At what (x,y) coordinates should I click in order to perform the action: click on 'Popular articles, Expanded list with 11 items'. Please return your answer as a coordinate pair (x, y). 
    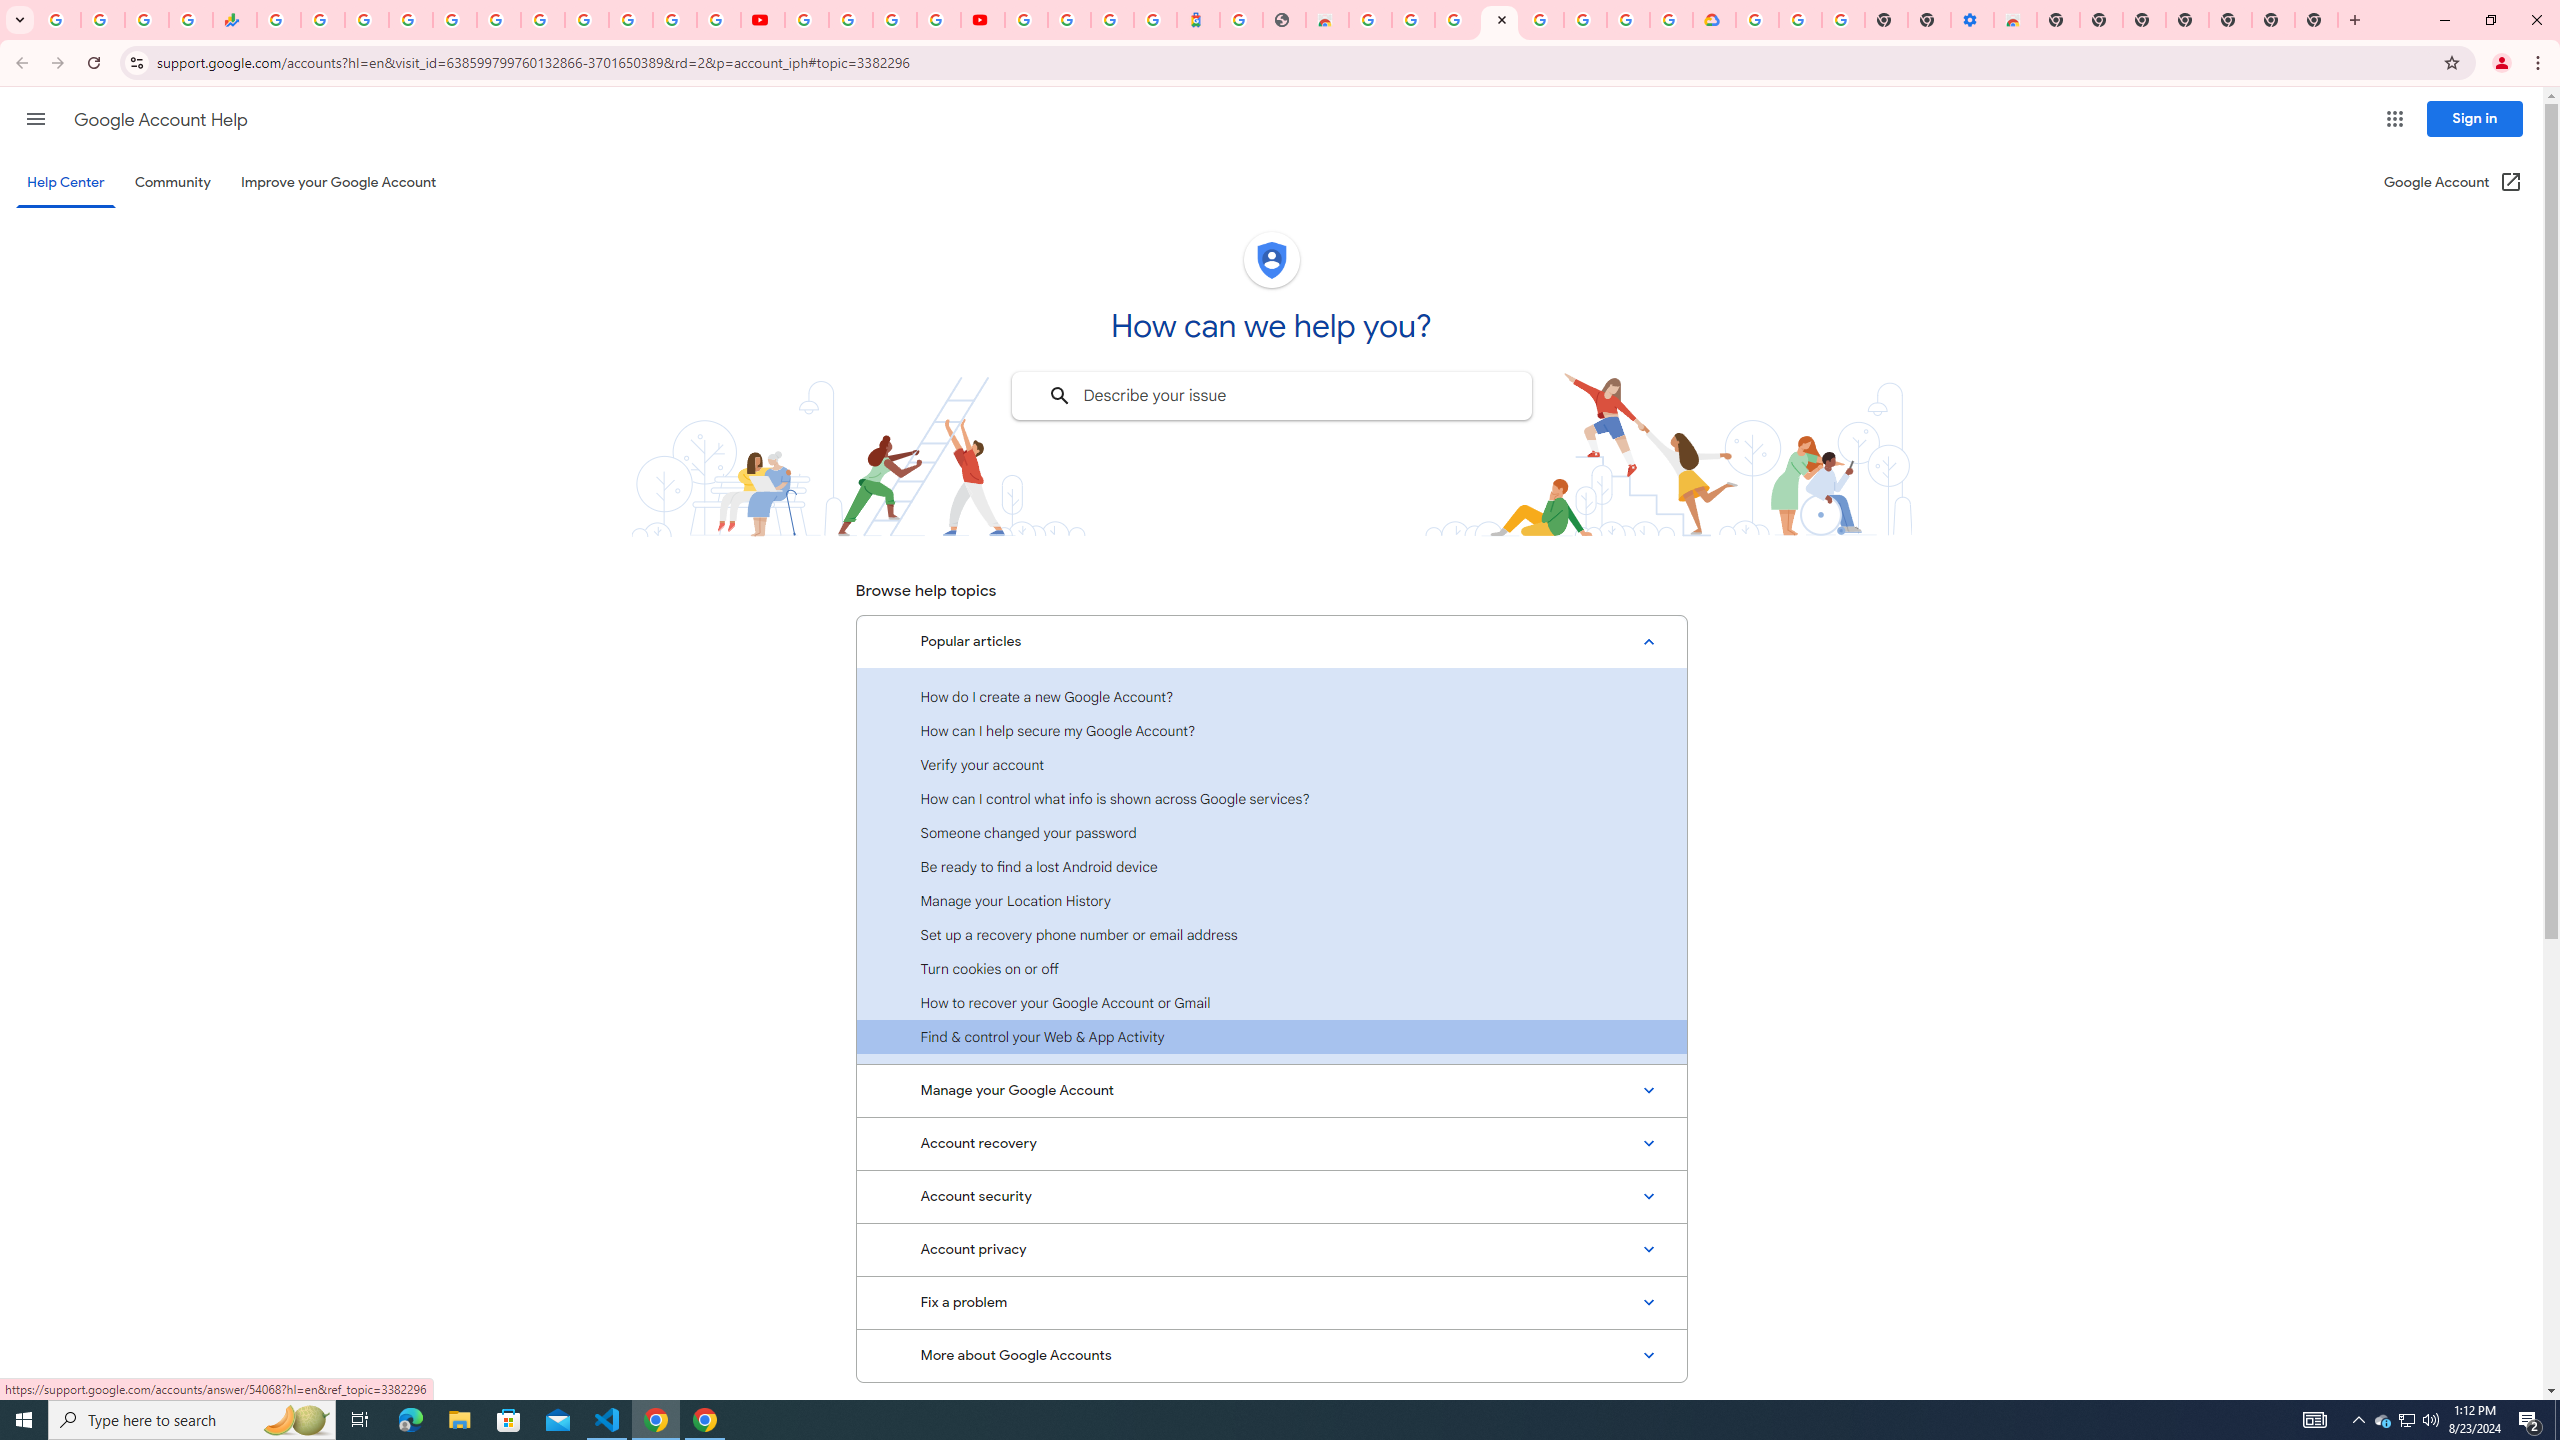
    Looking at the image, I should click on (1271, 642).